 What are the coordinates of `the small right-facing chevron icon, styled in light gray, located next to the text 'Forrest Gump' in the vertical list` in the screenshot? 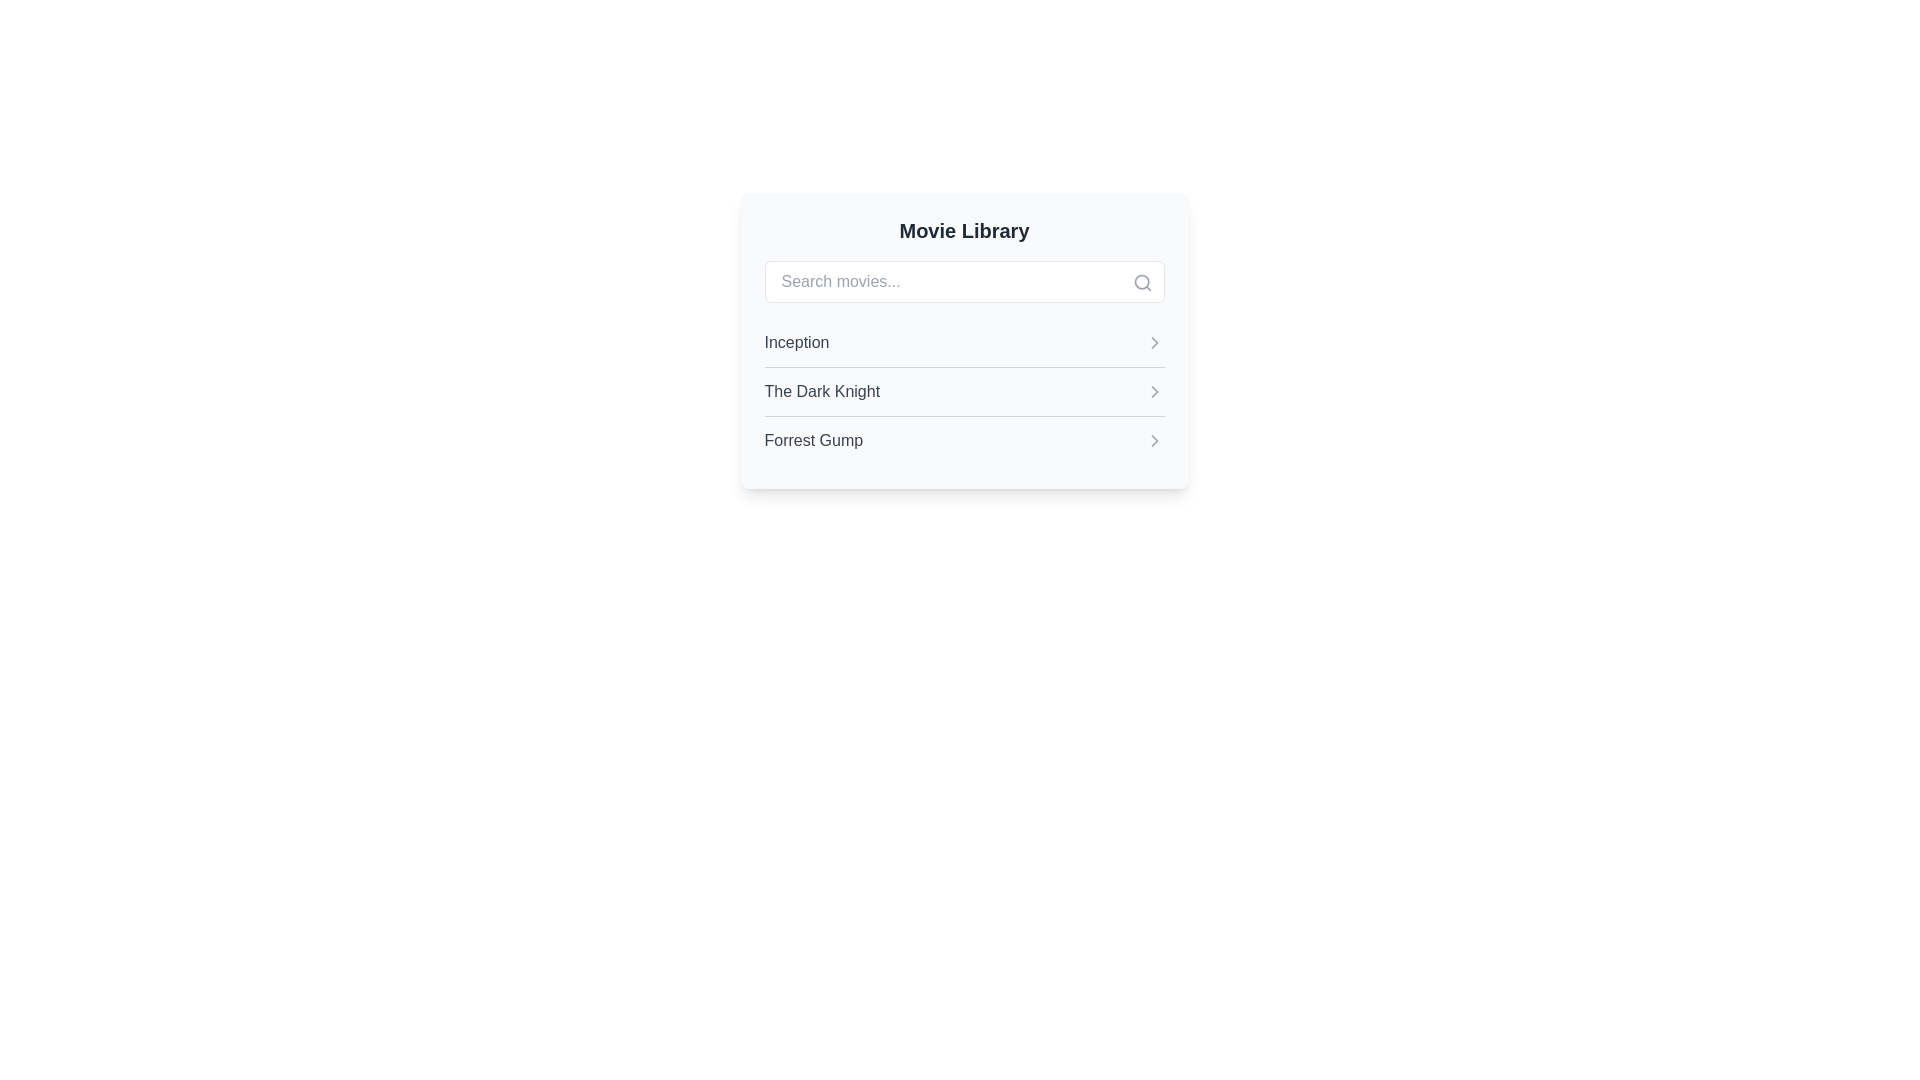 It's located at (1154, 439).